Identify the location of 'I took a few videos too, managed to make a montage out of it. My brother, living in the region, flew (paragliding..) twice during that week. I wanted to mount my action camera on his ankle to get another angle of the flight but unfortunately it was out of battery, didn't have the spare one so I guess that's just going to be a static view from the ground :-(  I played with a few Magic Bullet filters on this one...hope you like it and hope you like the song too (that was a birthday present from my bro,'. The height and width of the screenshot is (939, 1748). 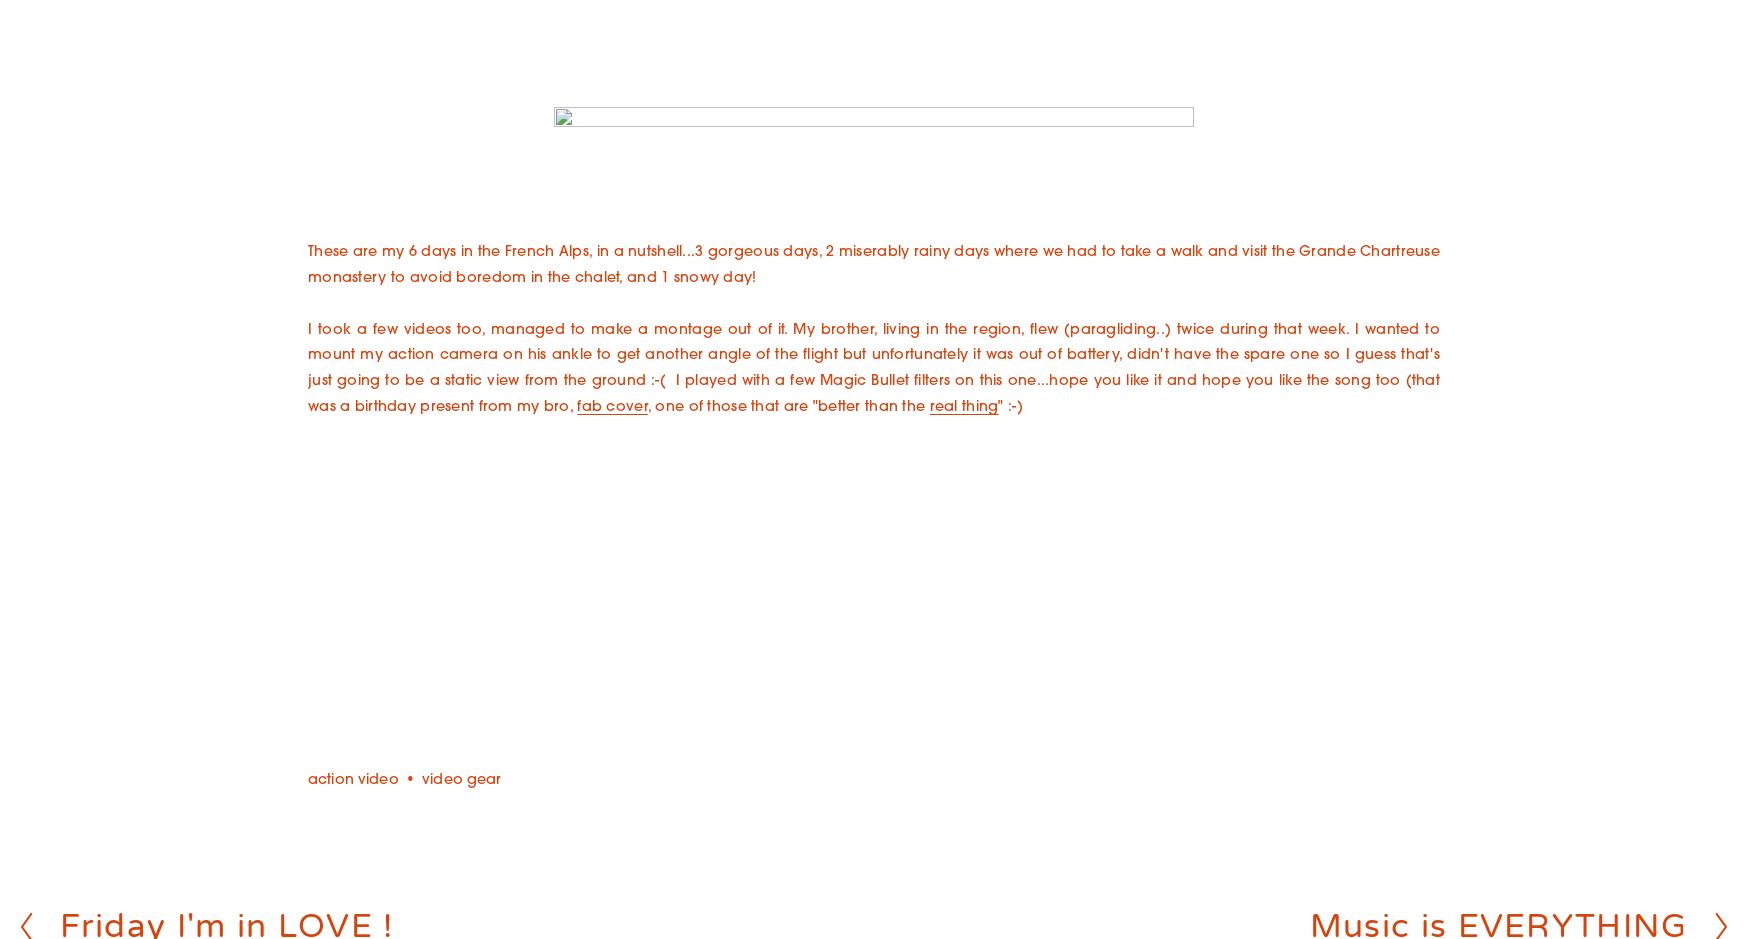
(874, 367).